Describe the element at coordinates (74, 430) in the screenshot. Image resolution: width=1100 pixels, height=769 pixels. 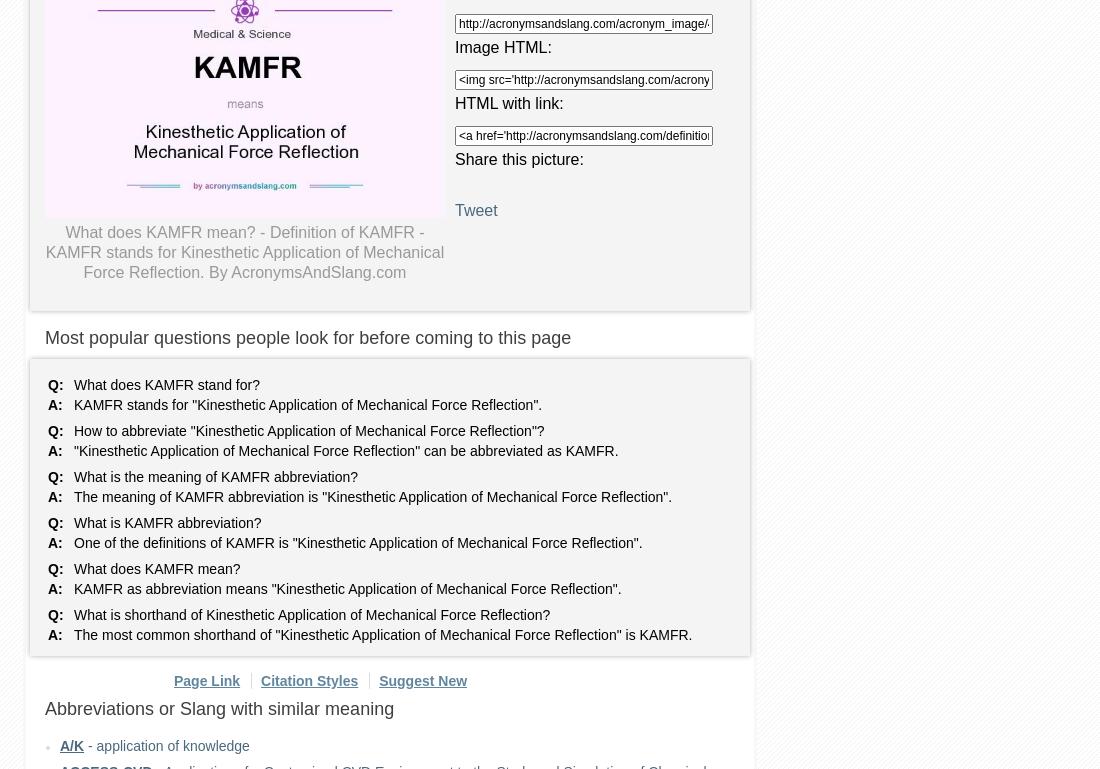
I see `'How to abbreviate "Kinesthetic Application of Mechanical Force Reflection"?'` at that location.